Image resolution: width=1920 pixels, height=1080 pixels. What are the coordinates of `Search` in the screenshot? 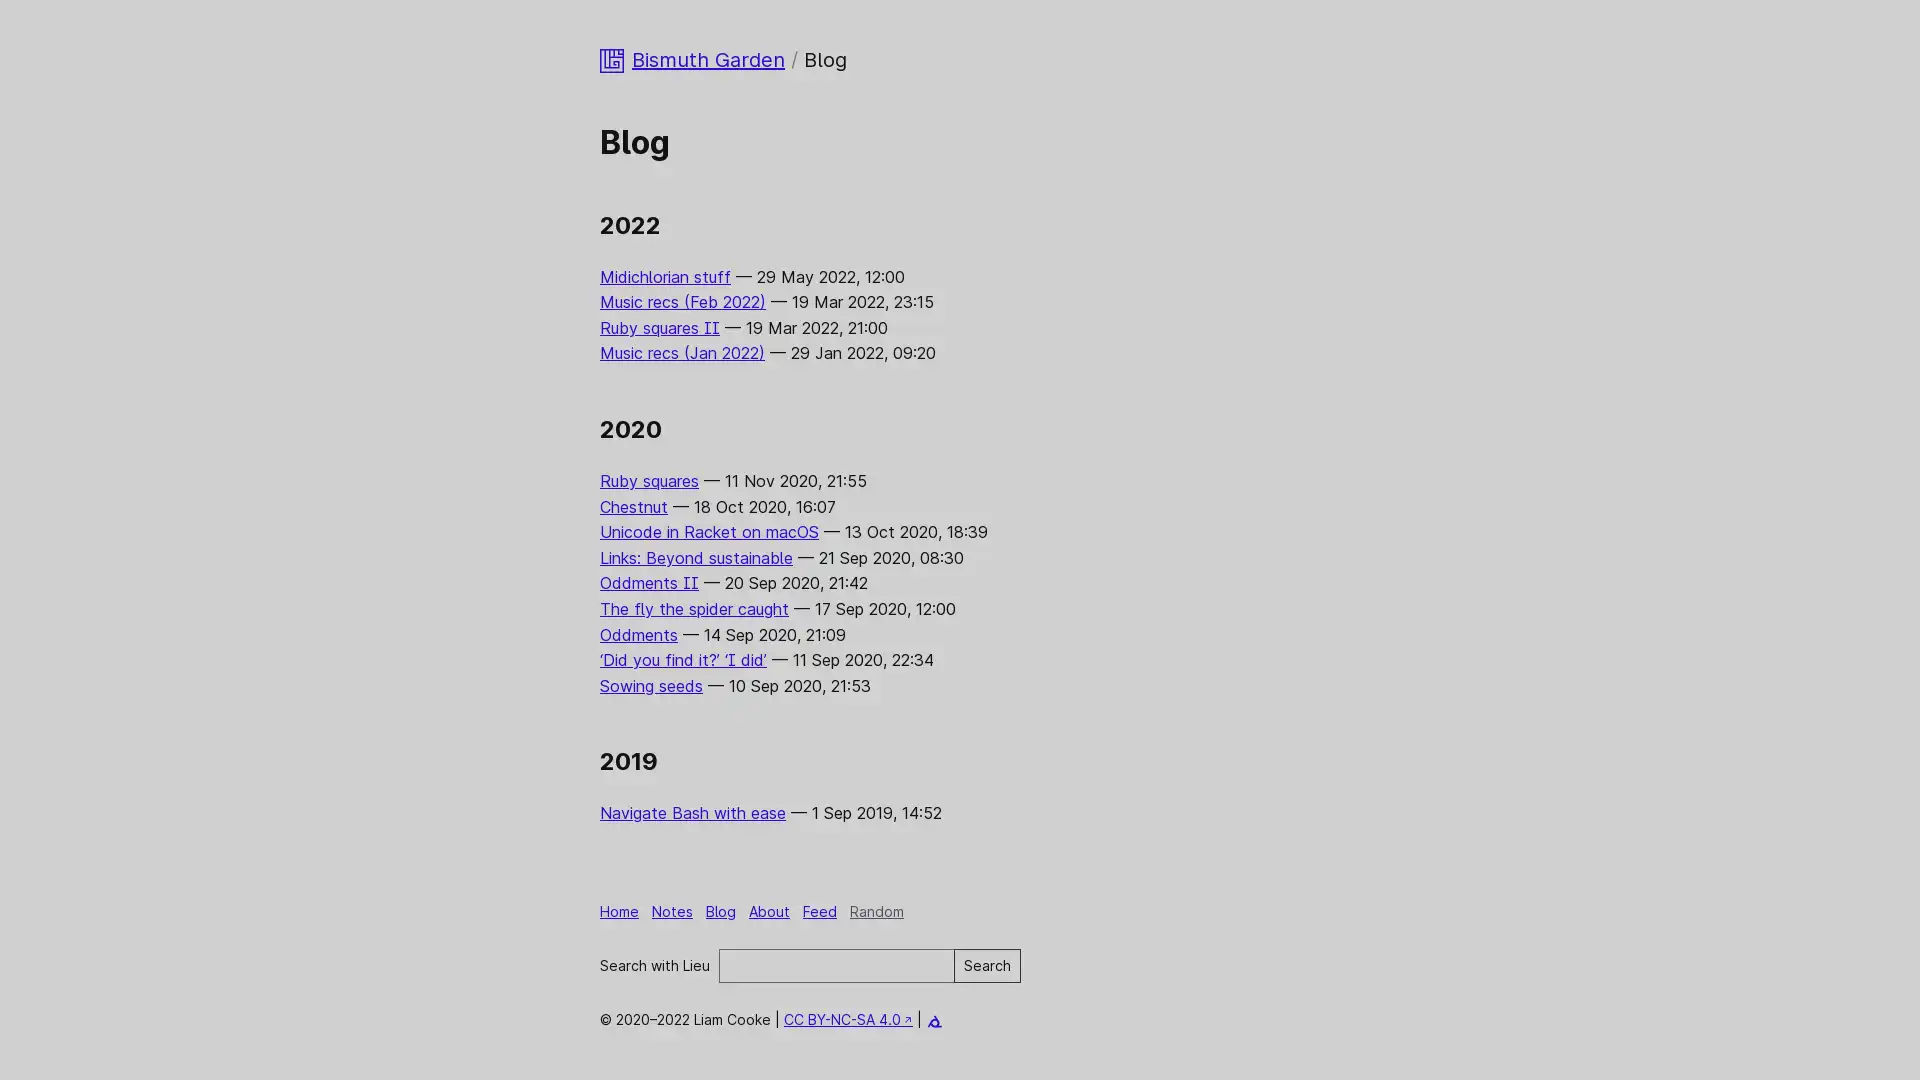 It's located at (987, 964).